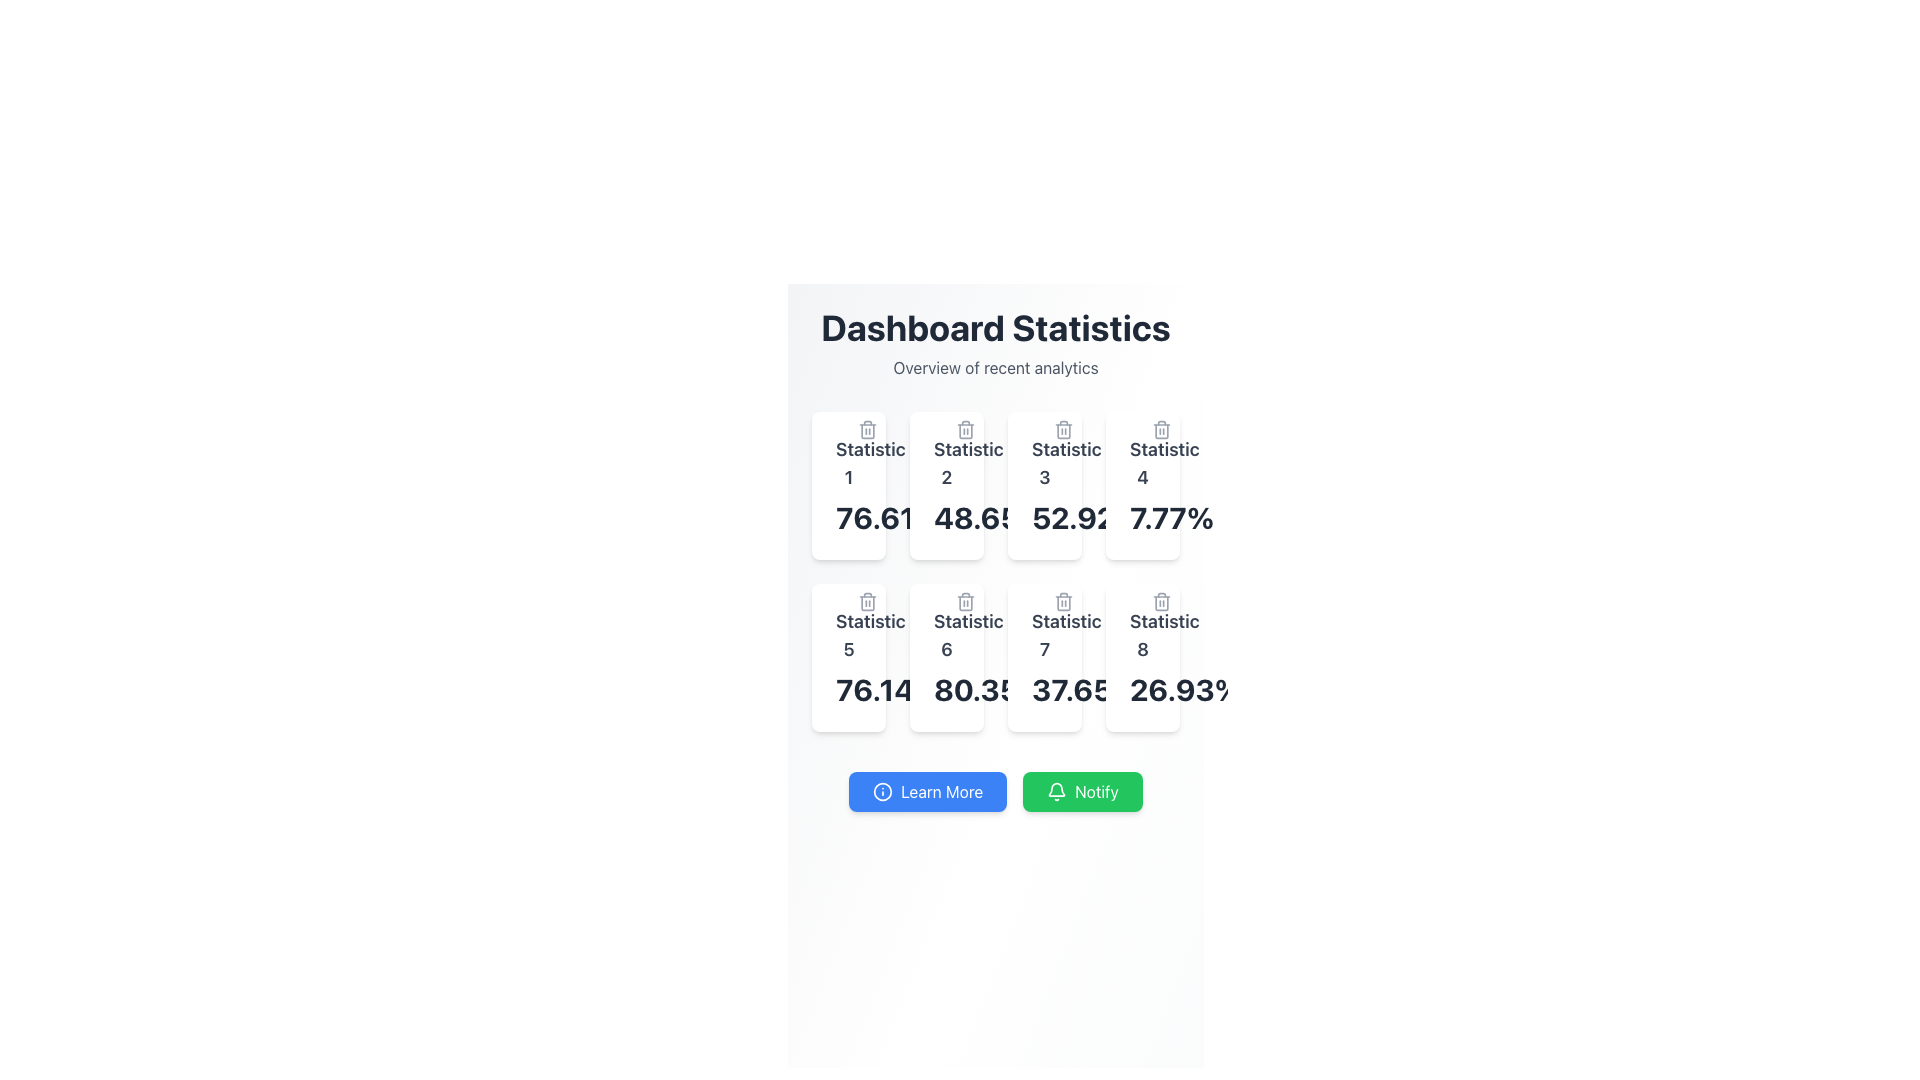 The image size is (1920, 1080). What do you see at coordinates (849, 636) in the screenshot?
I see `the label that serves as the title for the statistic card located in the second row, first column of the grid layout` at bounding box center [849, 636].